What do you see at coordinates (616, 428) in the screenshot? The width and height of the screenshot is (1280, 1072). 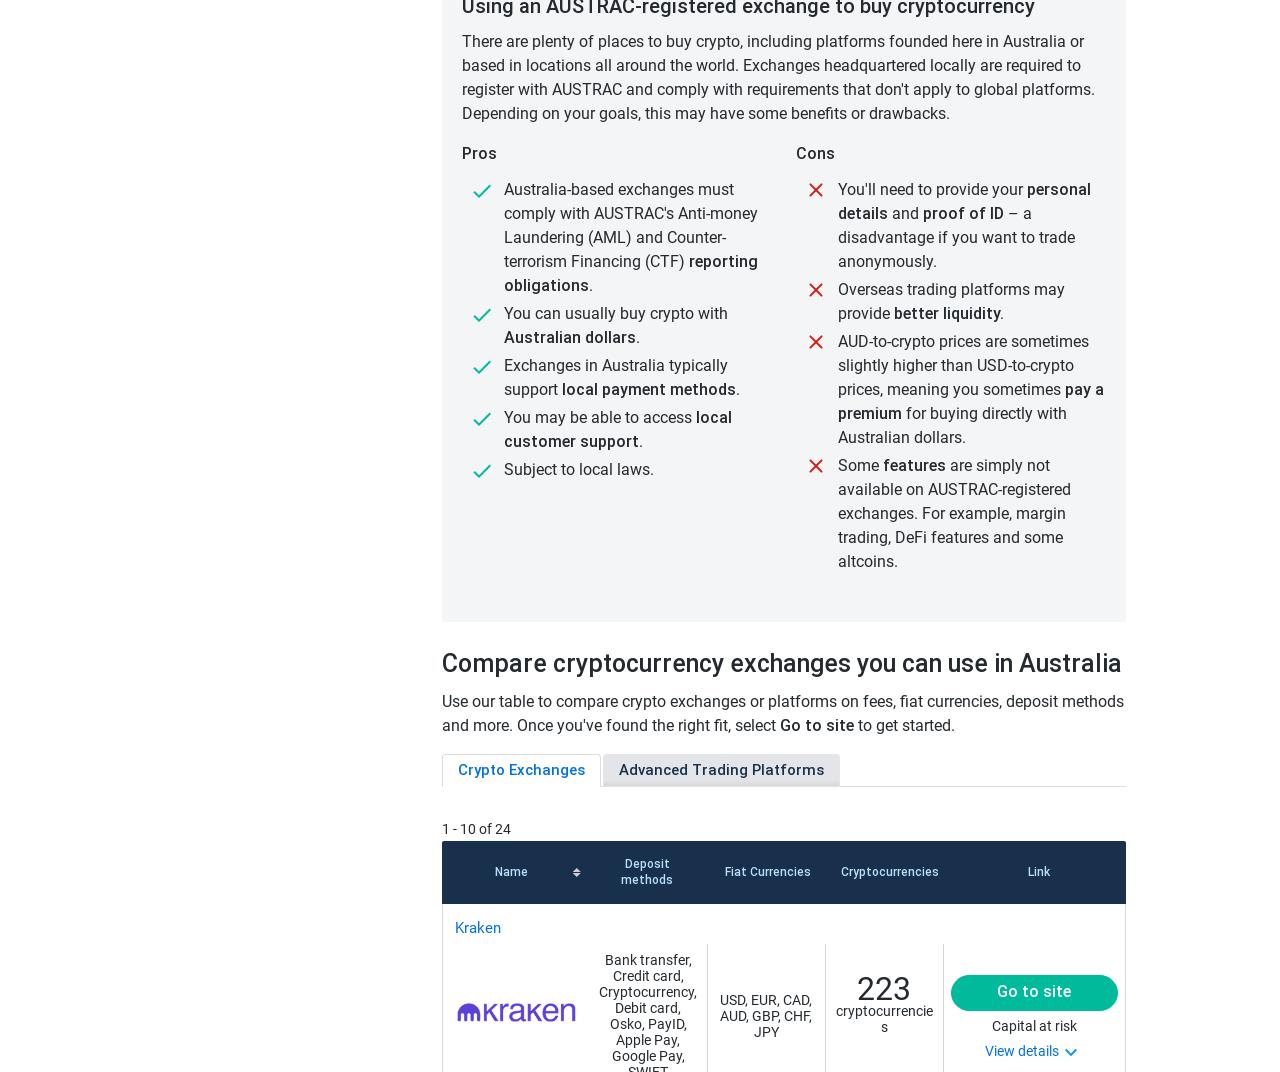 I see `'local customer support'` at bounding box center [616, 428].